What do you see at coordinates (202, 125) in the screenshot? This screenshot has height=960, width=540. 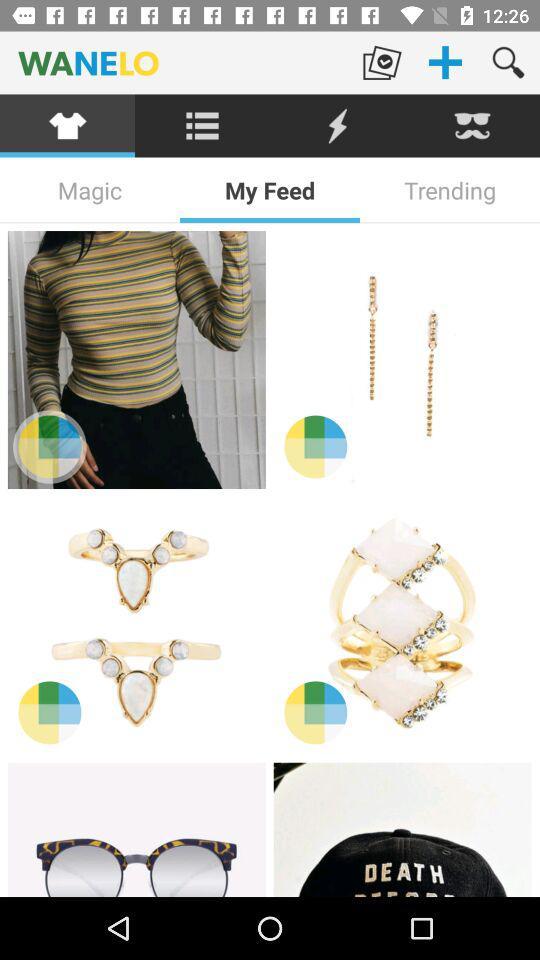 I see `the icon below the wanelo` at bounding box center [202, 125].